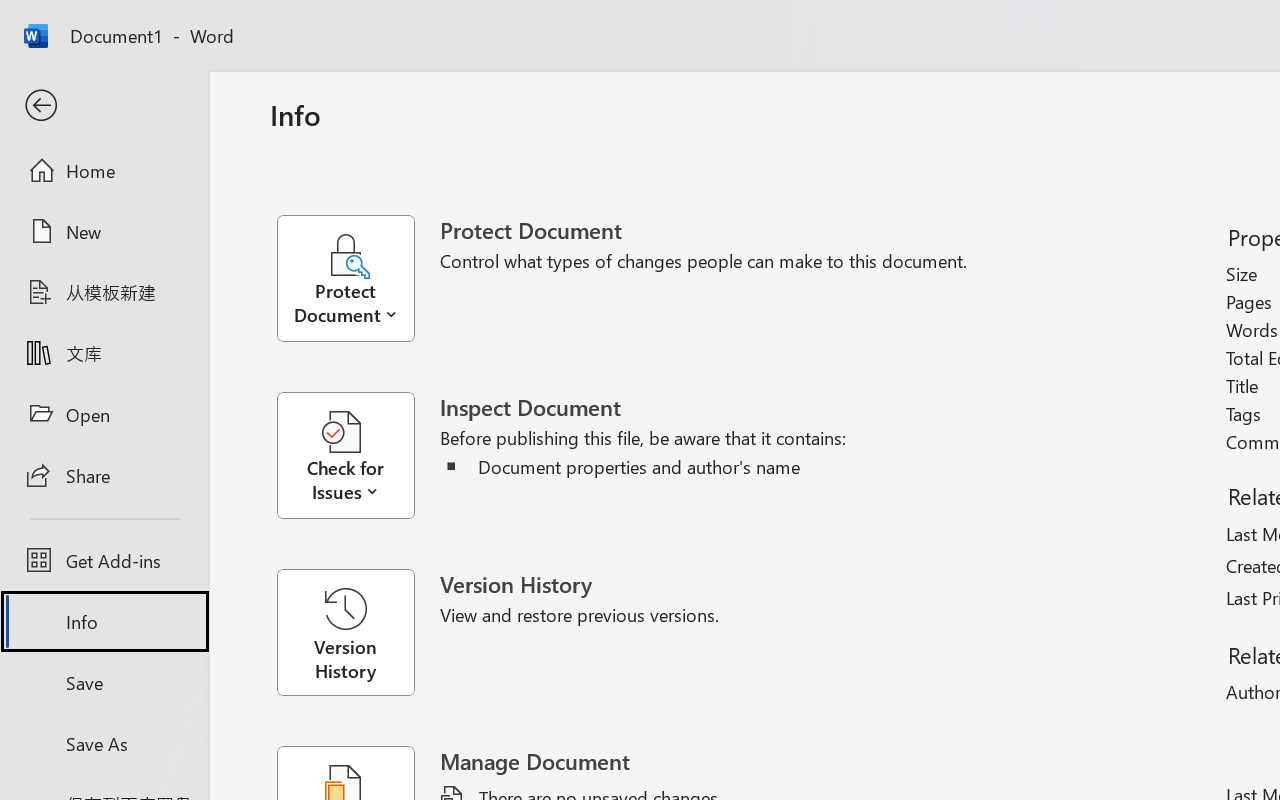 This screenshot has height=800, width=1280. Describe the element at coordinates (103, 621) in the screenshot. I see `'Info'` at that location.